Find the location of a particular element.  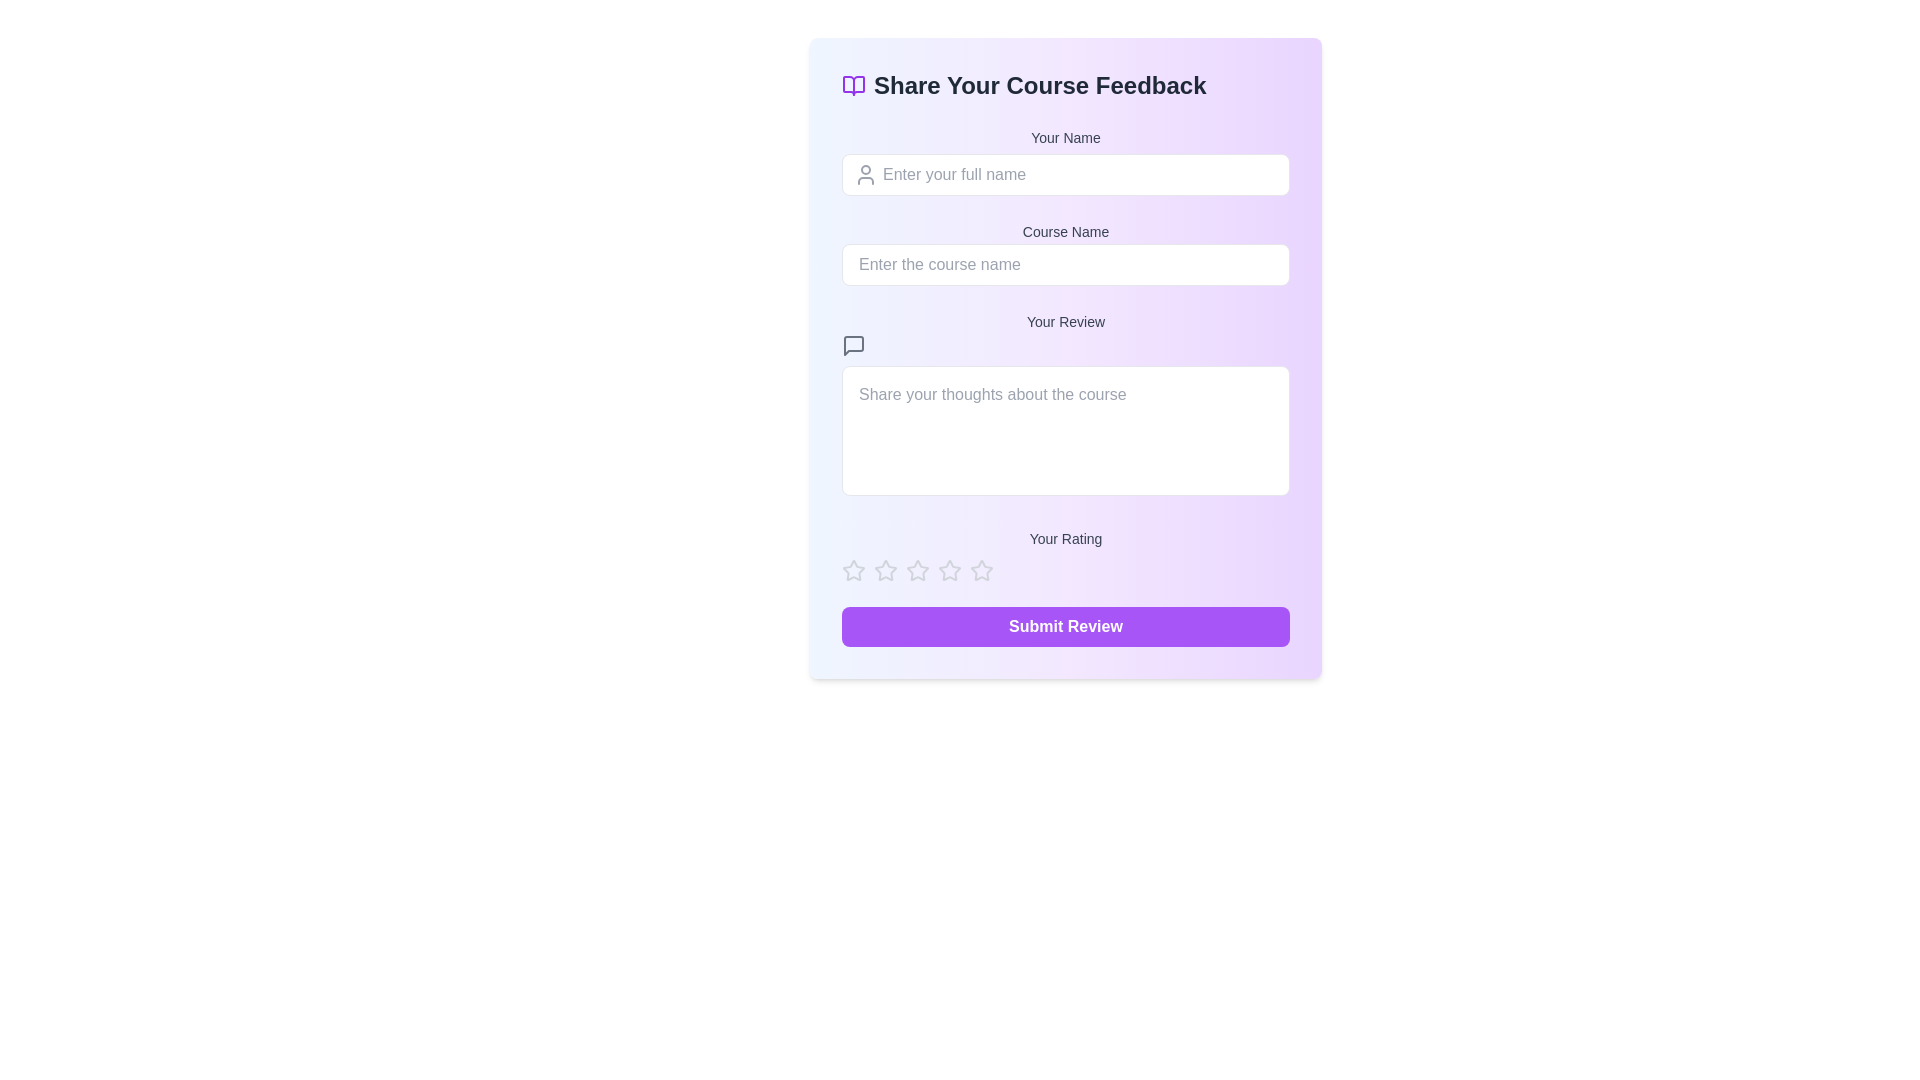

the purple book icon located at the start of the text 'Share Your Course Feedback' is located at coordinates (854, 84).